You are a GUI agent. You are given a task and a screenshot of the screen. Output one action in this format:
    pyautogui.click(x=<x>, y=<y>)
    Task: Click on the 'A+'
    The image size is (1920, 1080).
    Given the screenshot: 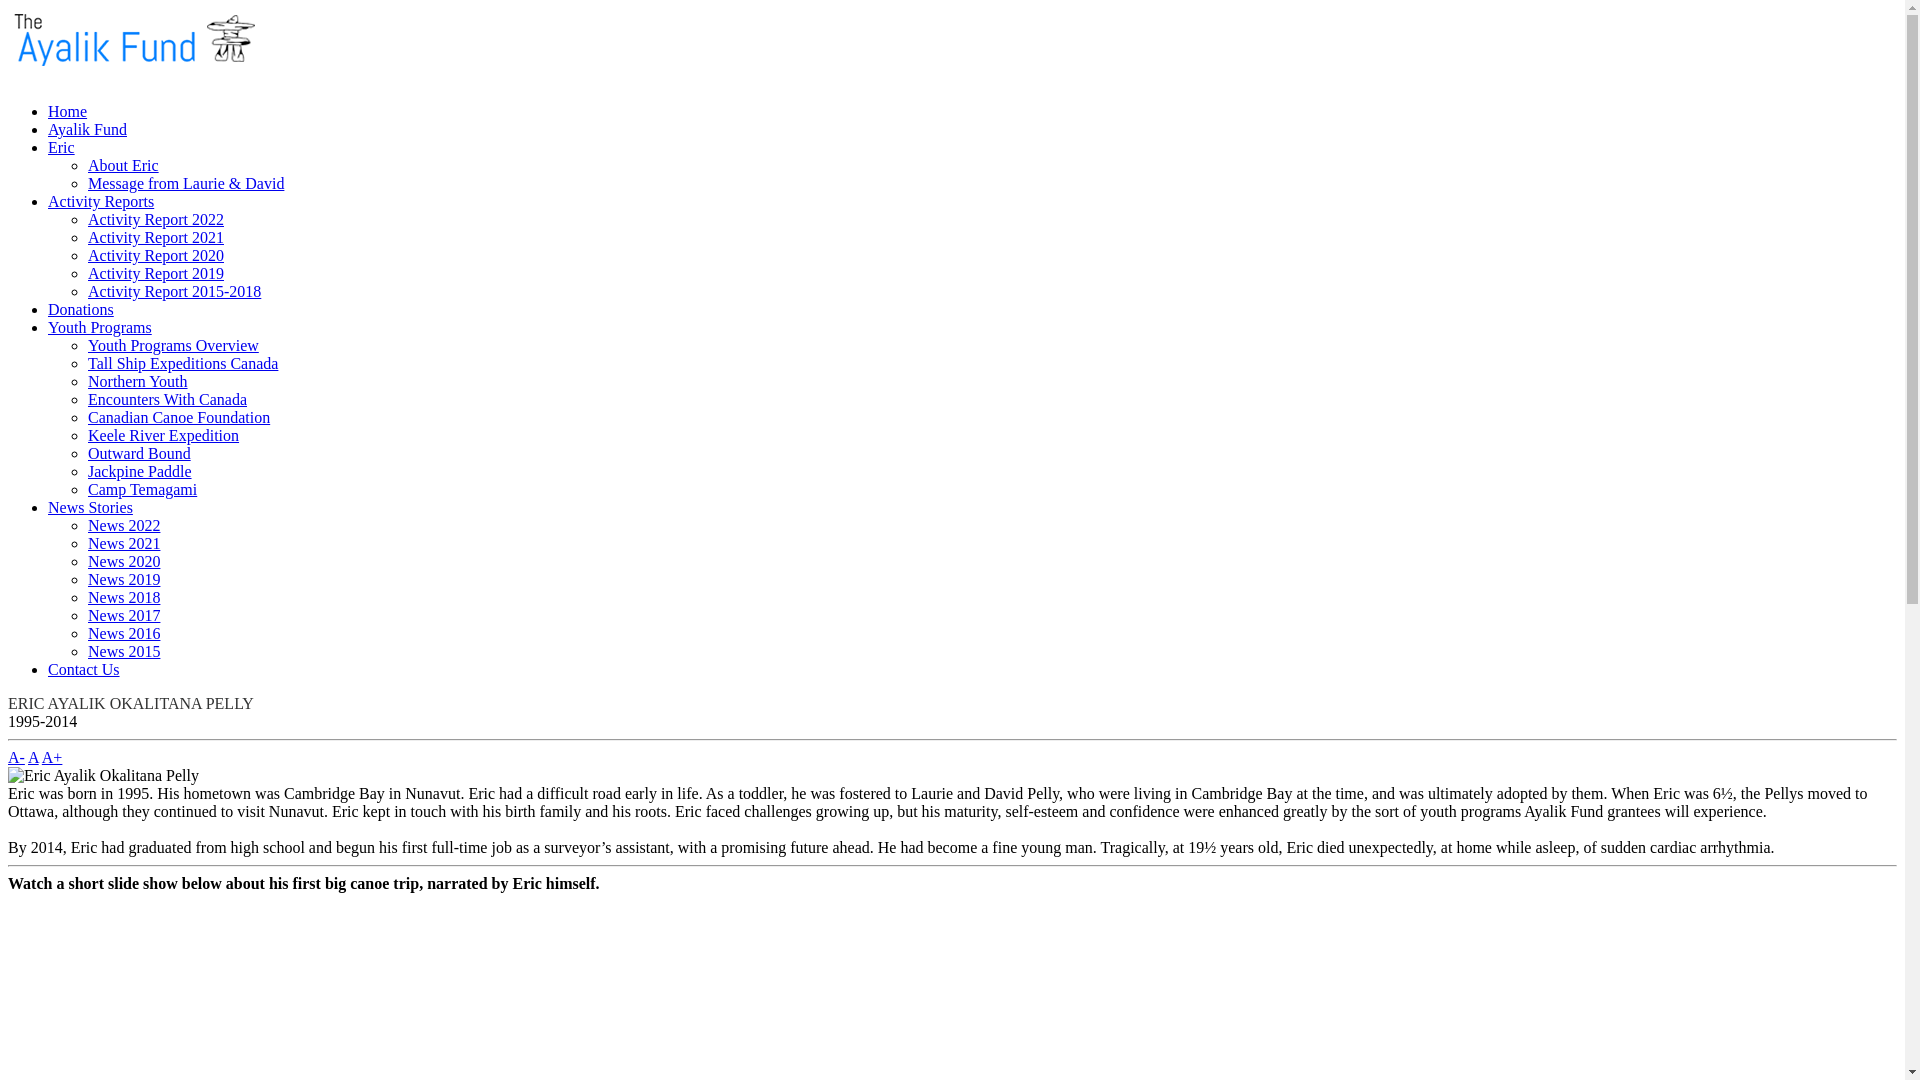 What is the action you would take?
    pyautogui.click(x=52, y=757)
    